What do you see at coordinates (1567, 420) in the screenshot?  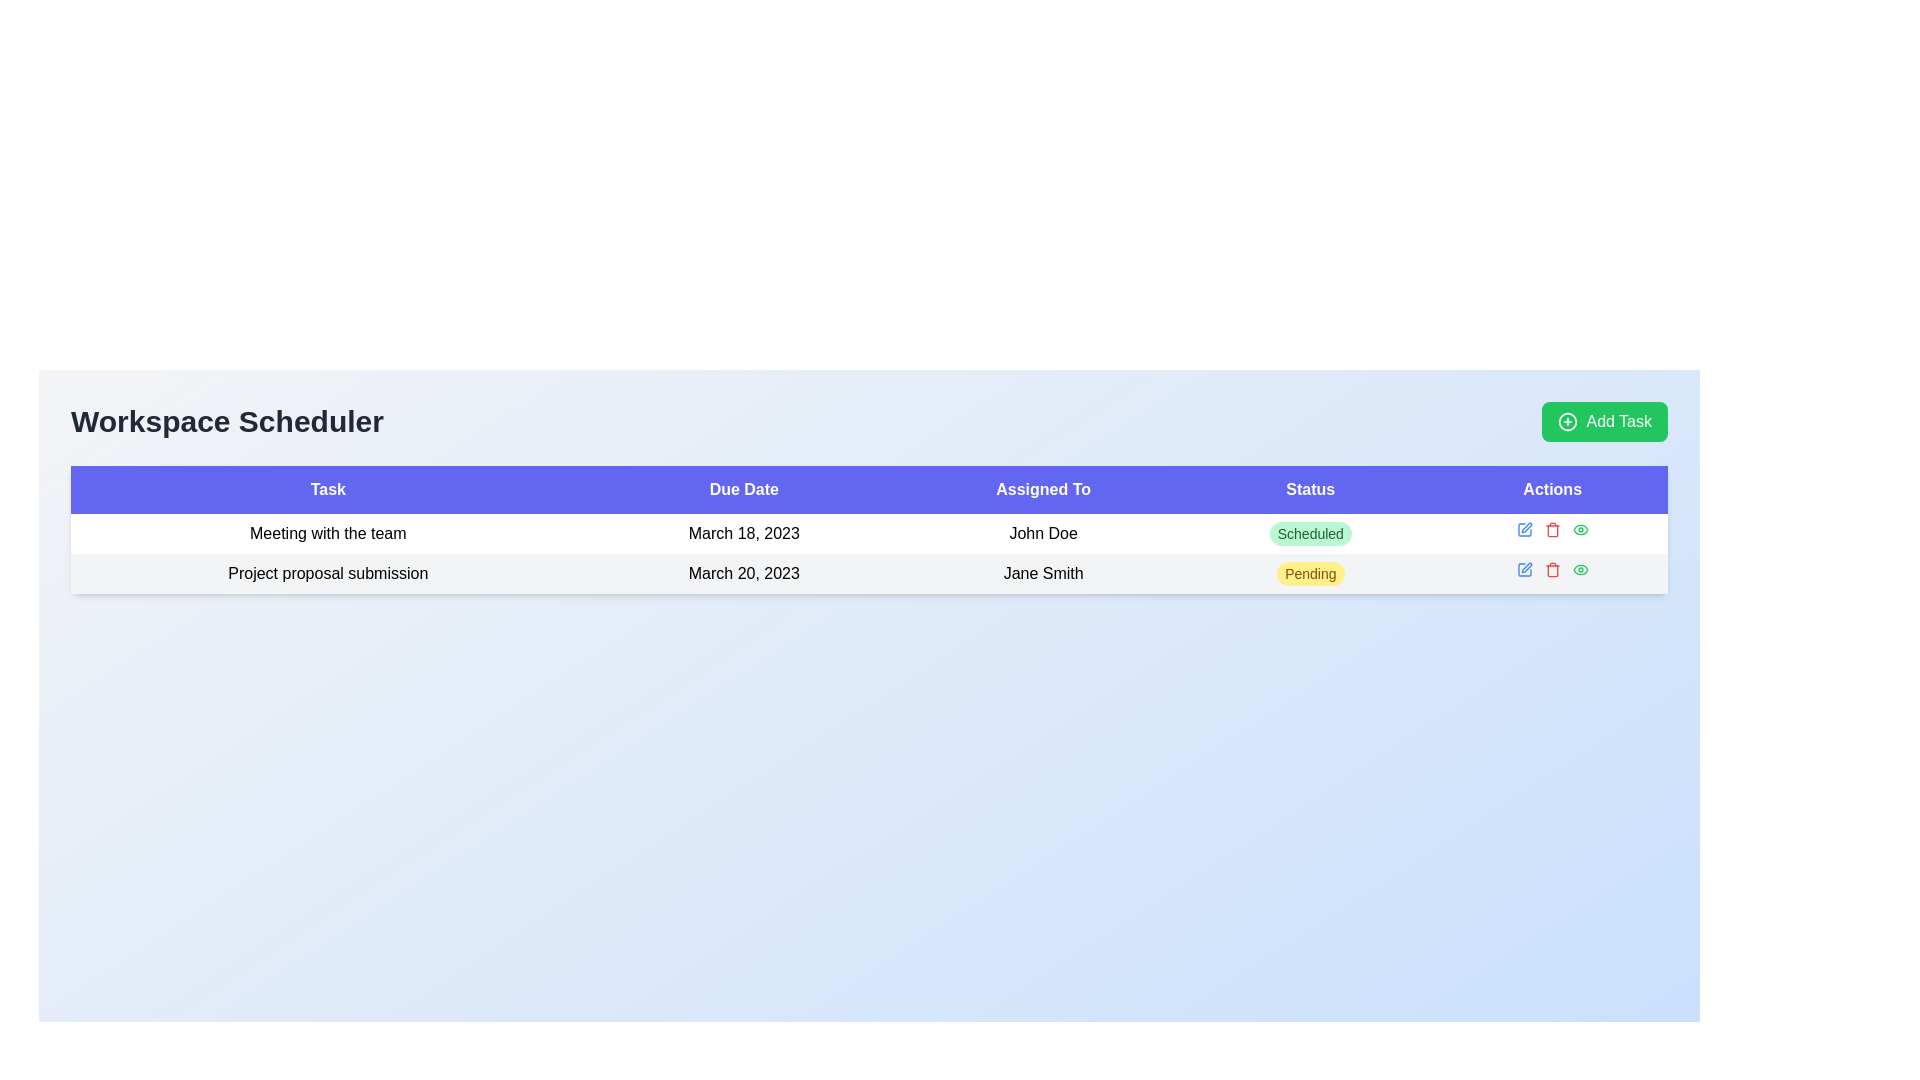 I see `the circular '+' icon with a green background and white border located within the 'Add Task' button, positioned to the left of the 'Add Task' text` at bounding box center [1567, 420].